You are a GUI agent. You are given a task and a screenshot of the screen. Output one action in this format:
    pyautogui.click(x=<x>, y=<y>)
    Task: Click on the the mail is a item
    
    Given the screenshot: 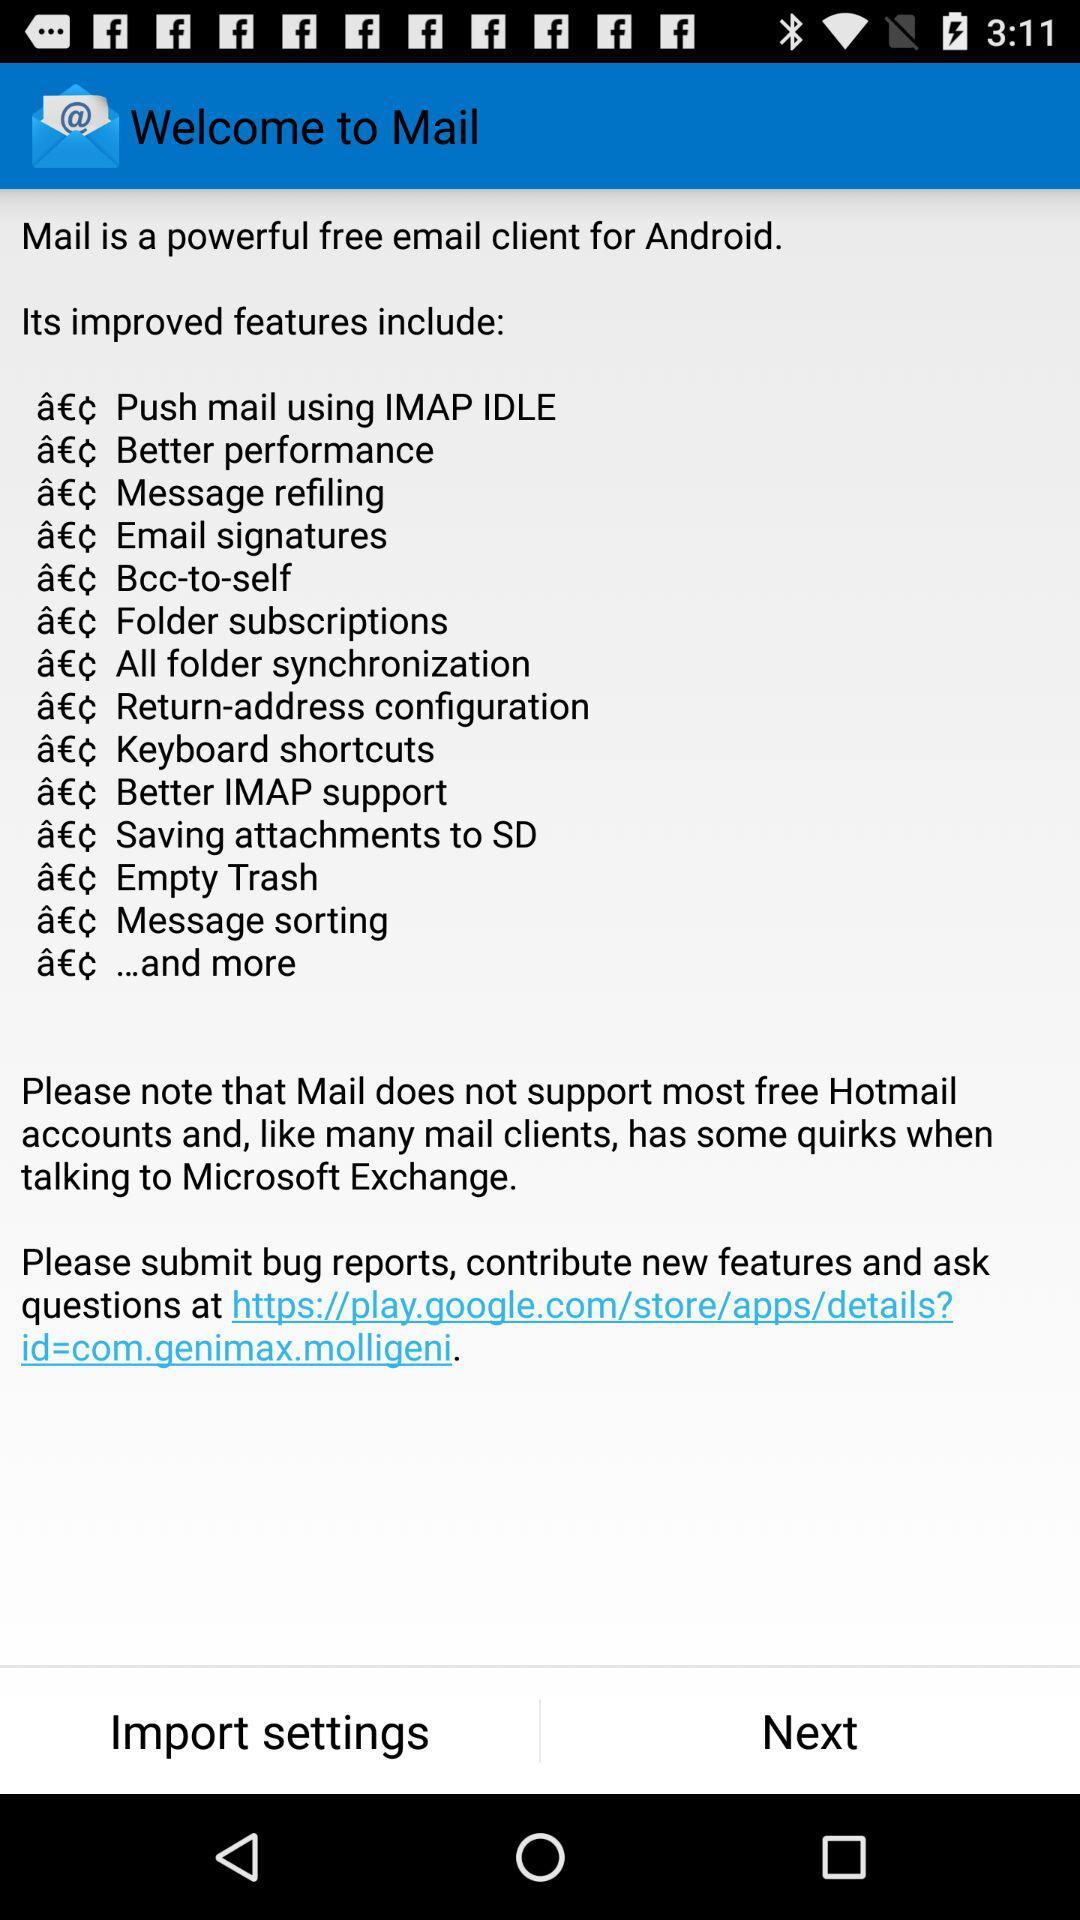 What is the action you would take?
    pyautogui.click(x=540, y=833)
    